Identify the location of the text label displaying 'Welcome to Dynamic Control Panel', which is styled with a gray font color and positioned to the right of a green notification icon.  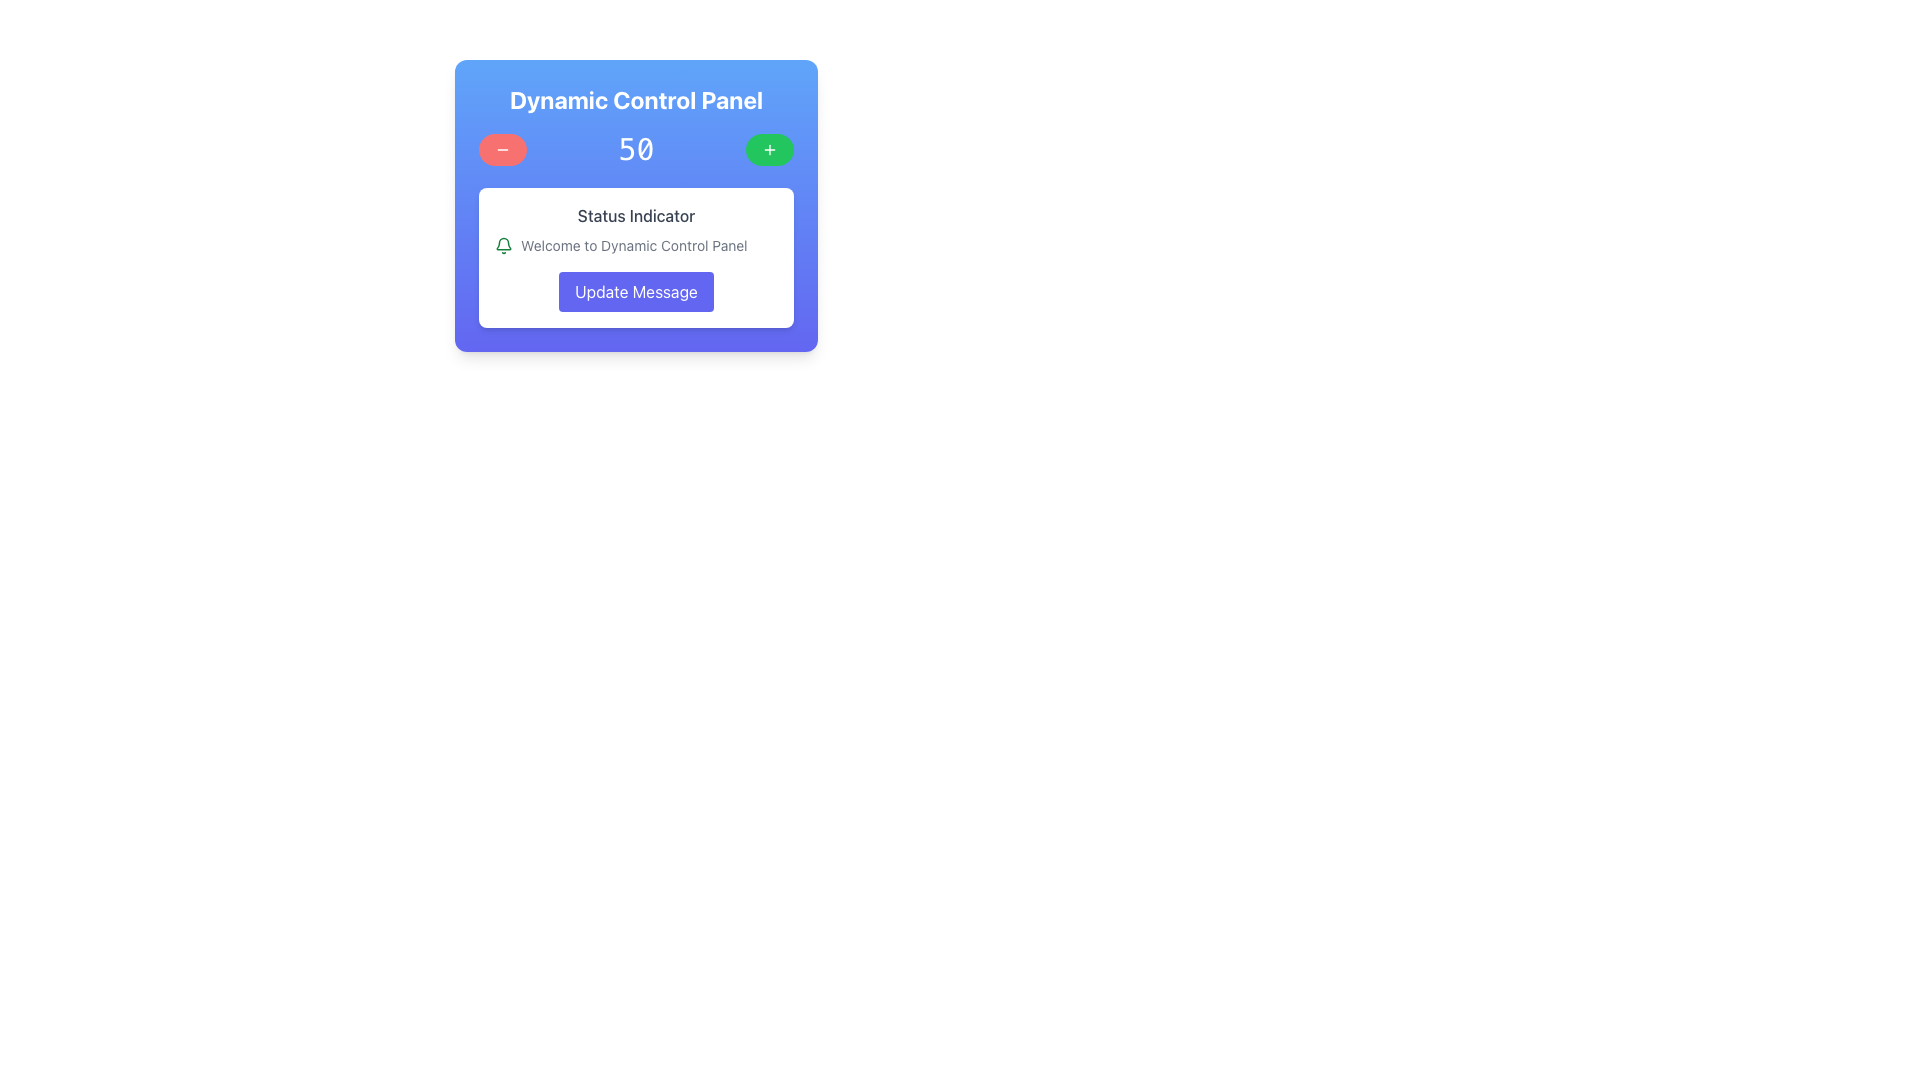
(633, 245).